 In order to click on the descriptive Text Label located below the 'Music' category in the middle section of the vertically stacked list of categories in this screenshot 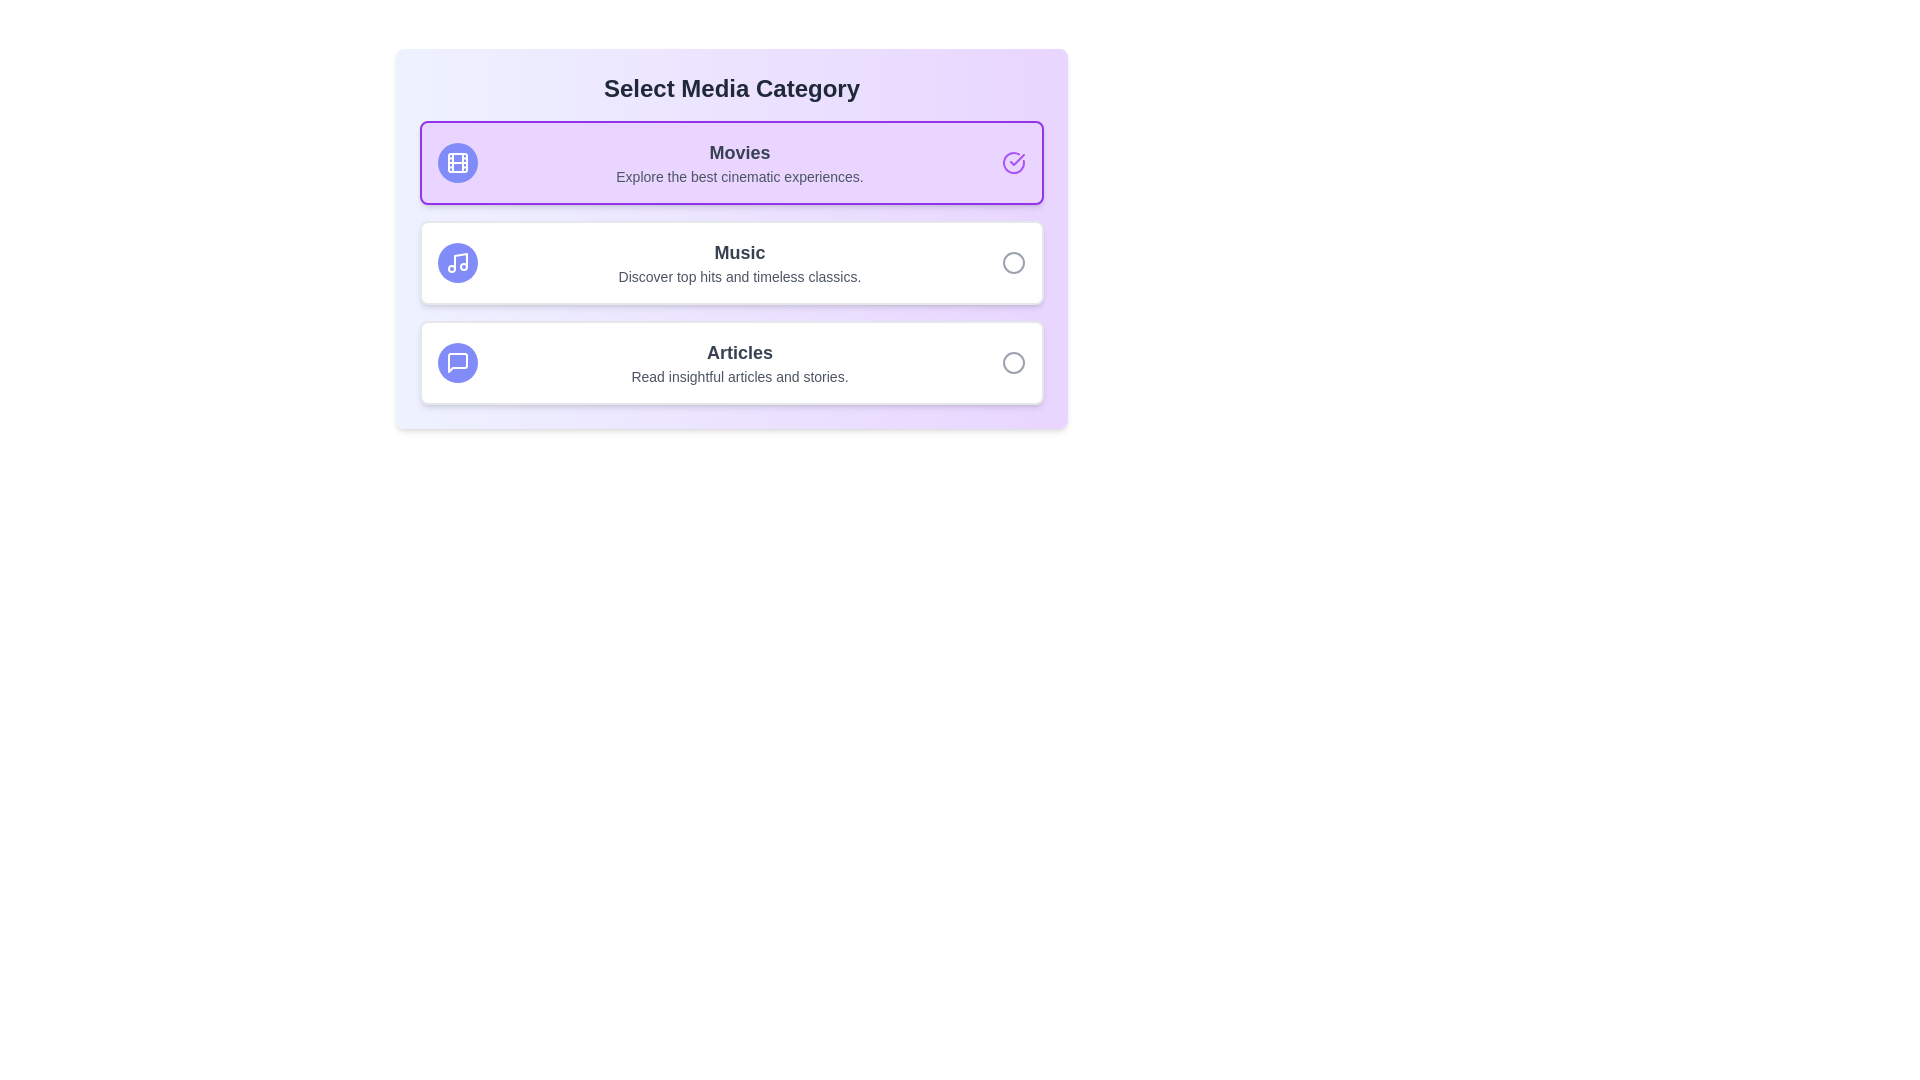, I will do `click(738, 277)`.